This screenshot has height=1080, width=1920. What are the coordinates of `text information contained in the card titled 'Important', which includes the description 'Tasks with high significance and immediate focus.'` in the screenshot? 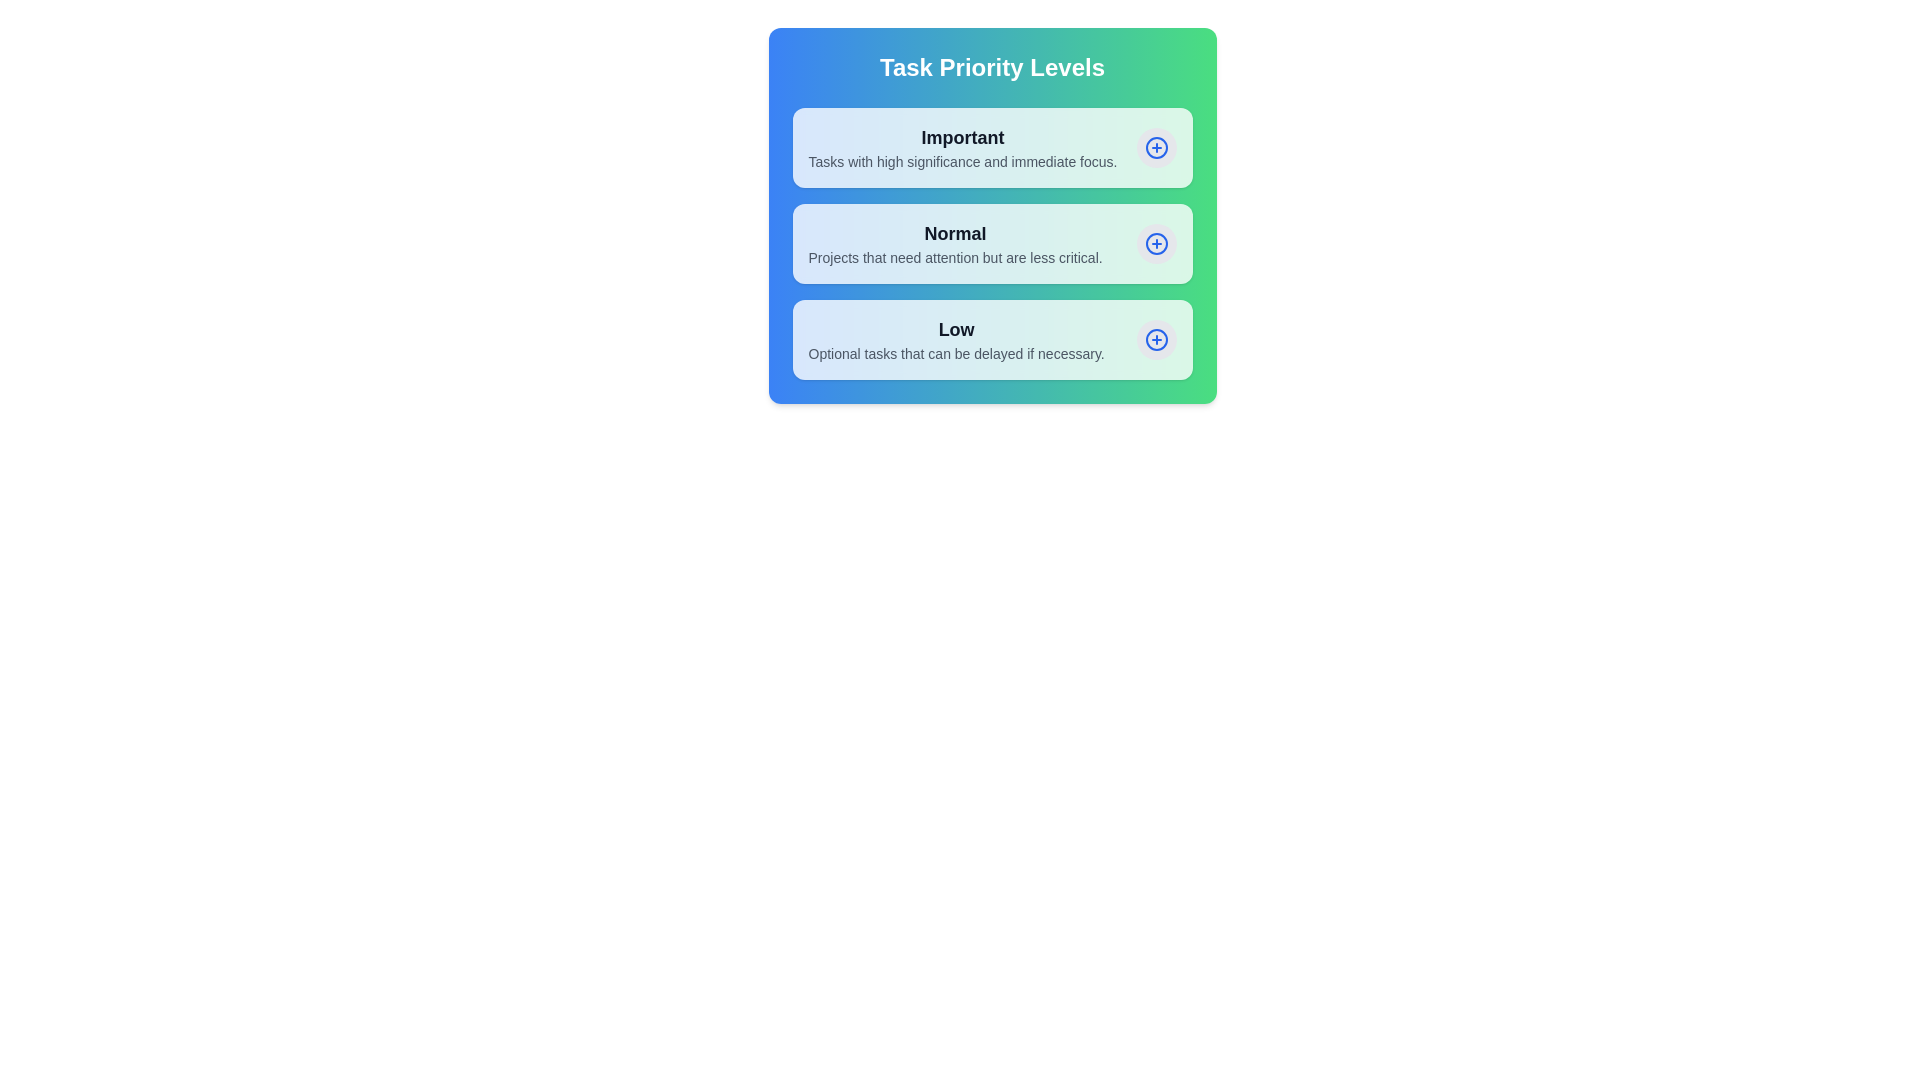 It's located at (992, 146).